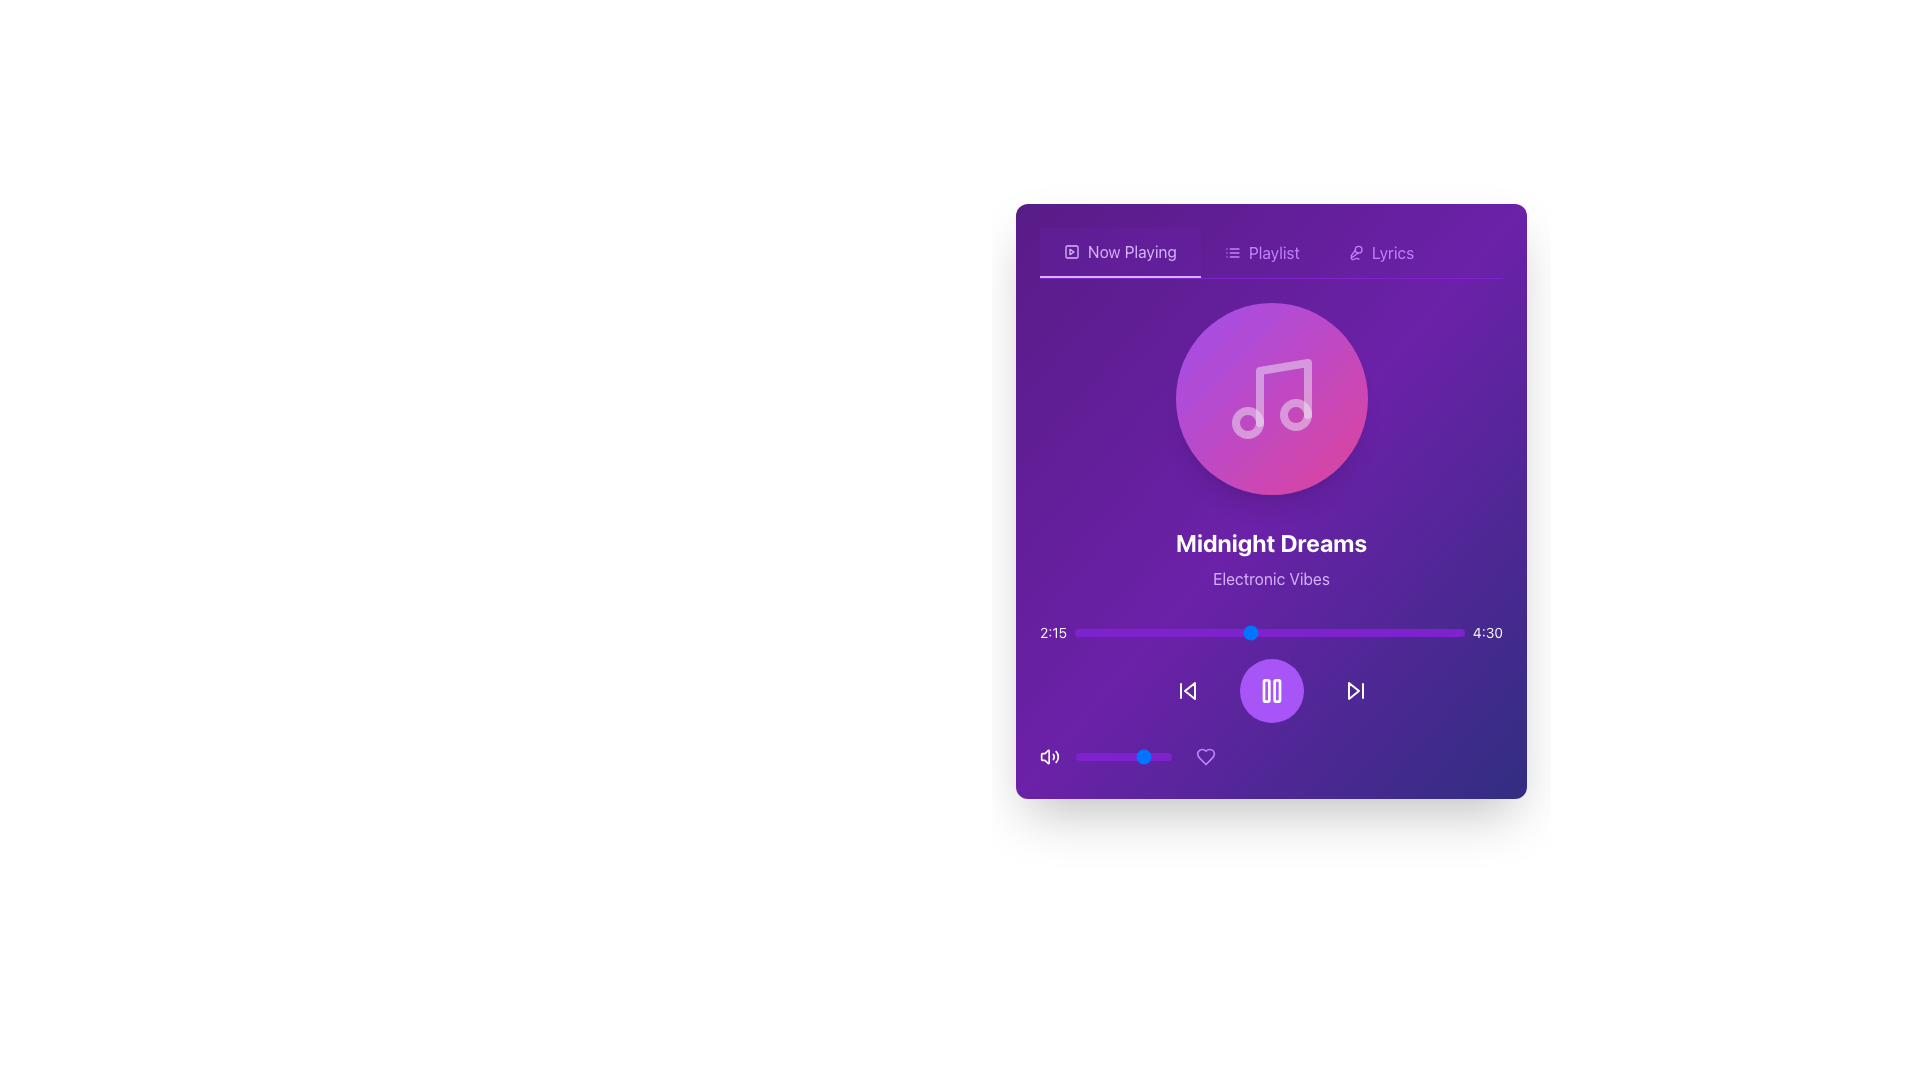 This screenshot has height=1080, width=1920. Describe the element at coordinates (1101, 632) in the screenshot. I see `the slider` at that location.